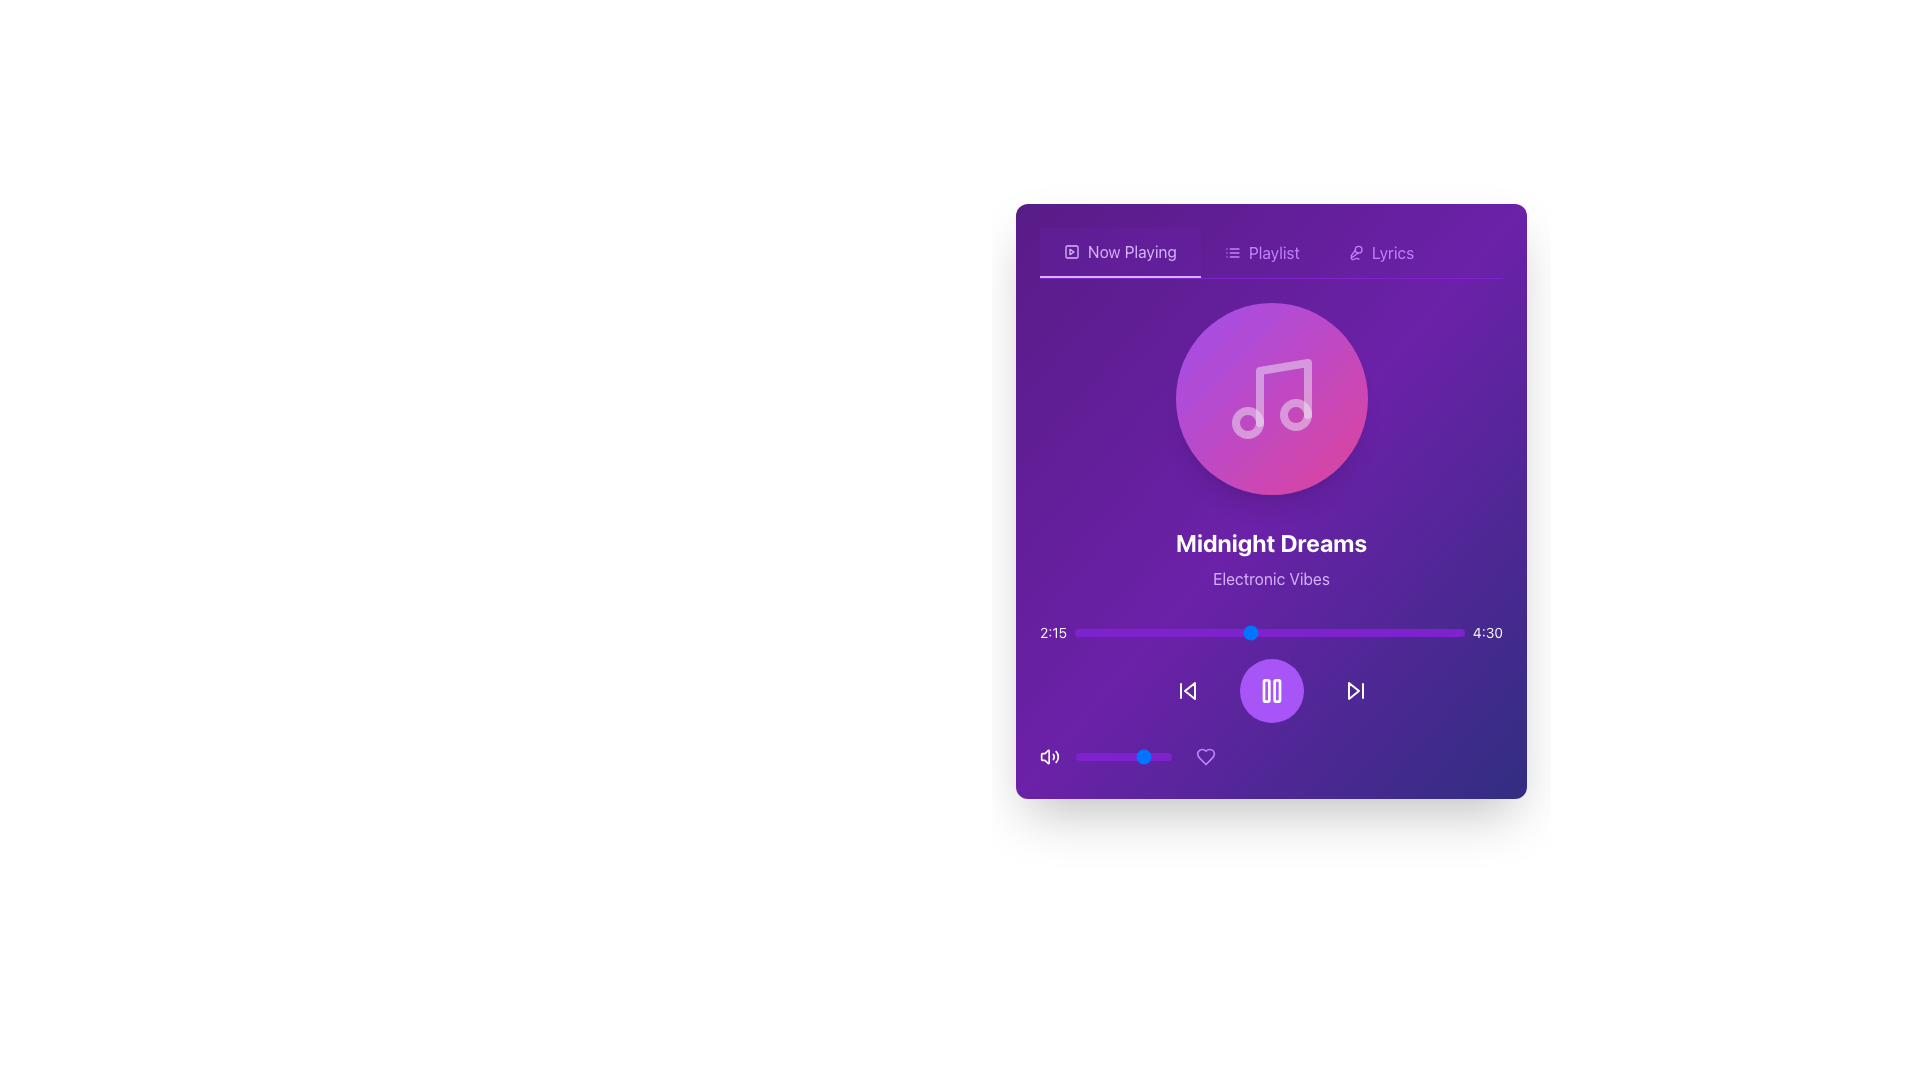 This screenshot has height=1080, width=1920. Describe the element at coordinates (1101, 632) in the screenshot. I see `the slider` at that location.